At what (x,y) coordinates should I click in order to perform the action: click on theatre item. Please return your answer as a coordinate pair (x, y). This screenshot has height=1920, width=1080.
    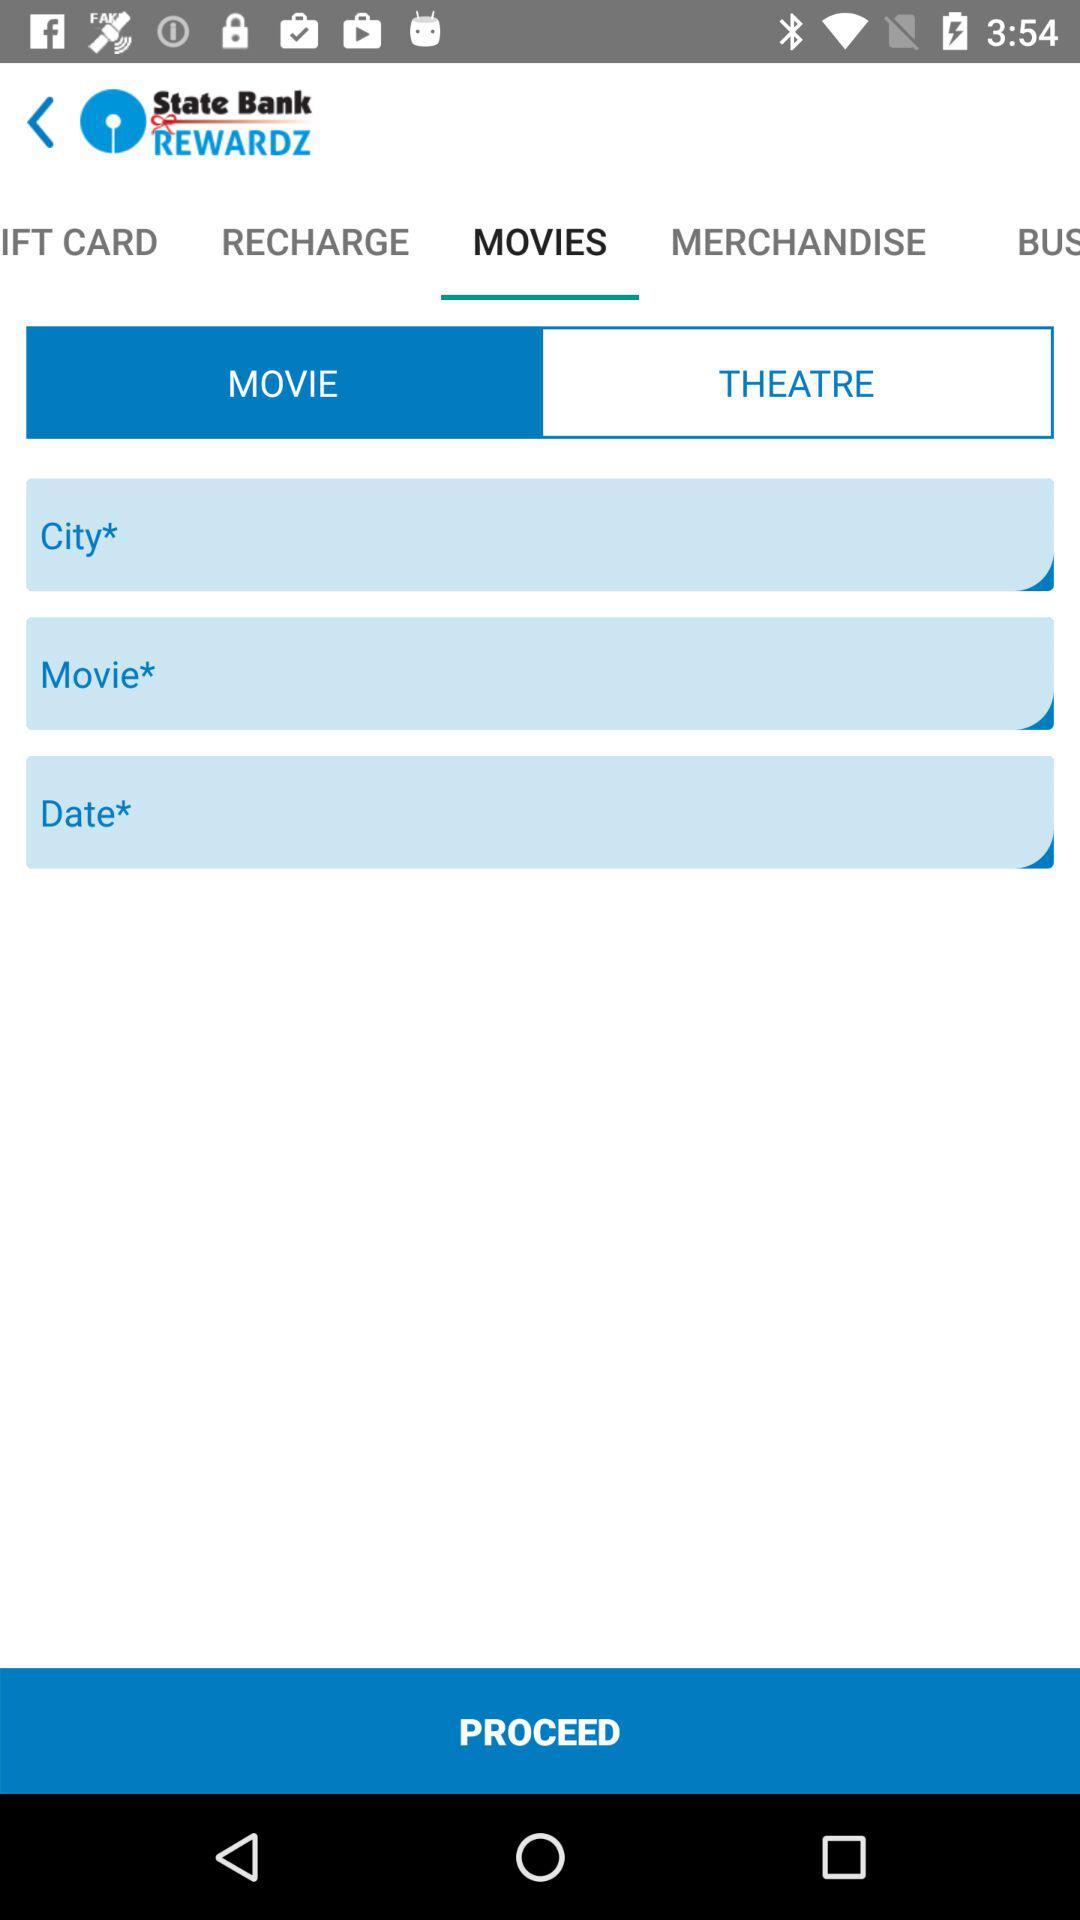
    Looking at the image, I should click on (795, 382).